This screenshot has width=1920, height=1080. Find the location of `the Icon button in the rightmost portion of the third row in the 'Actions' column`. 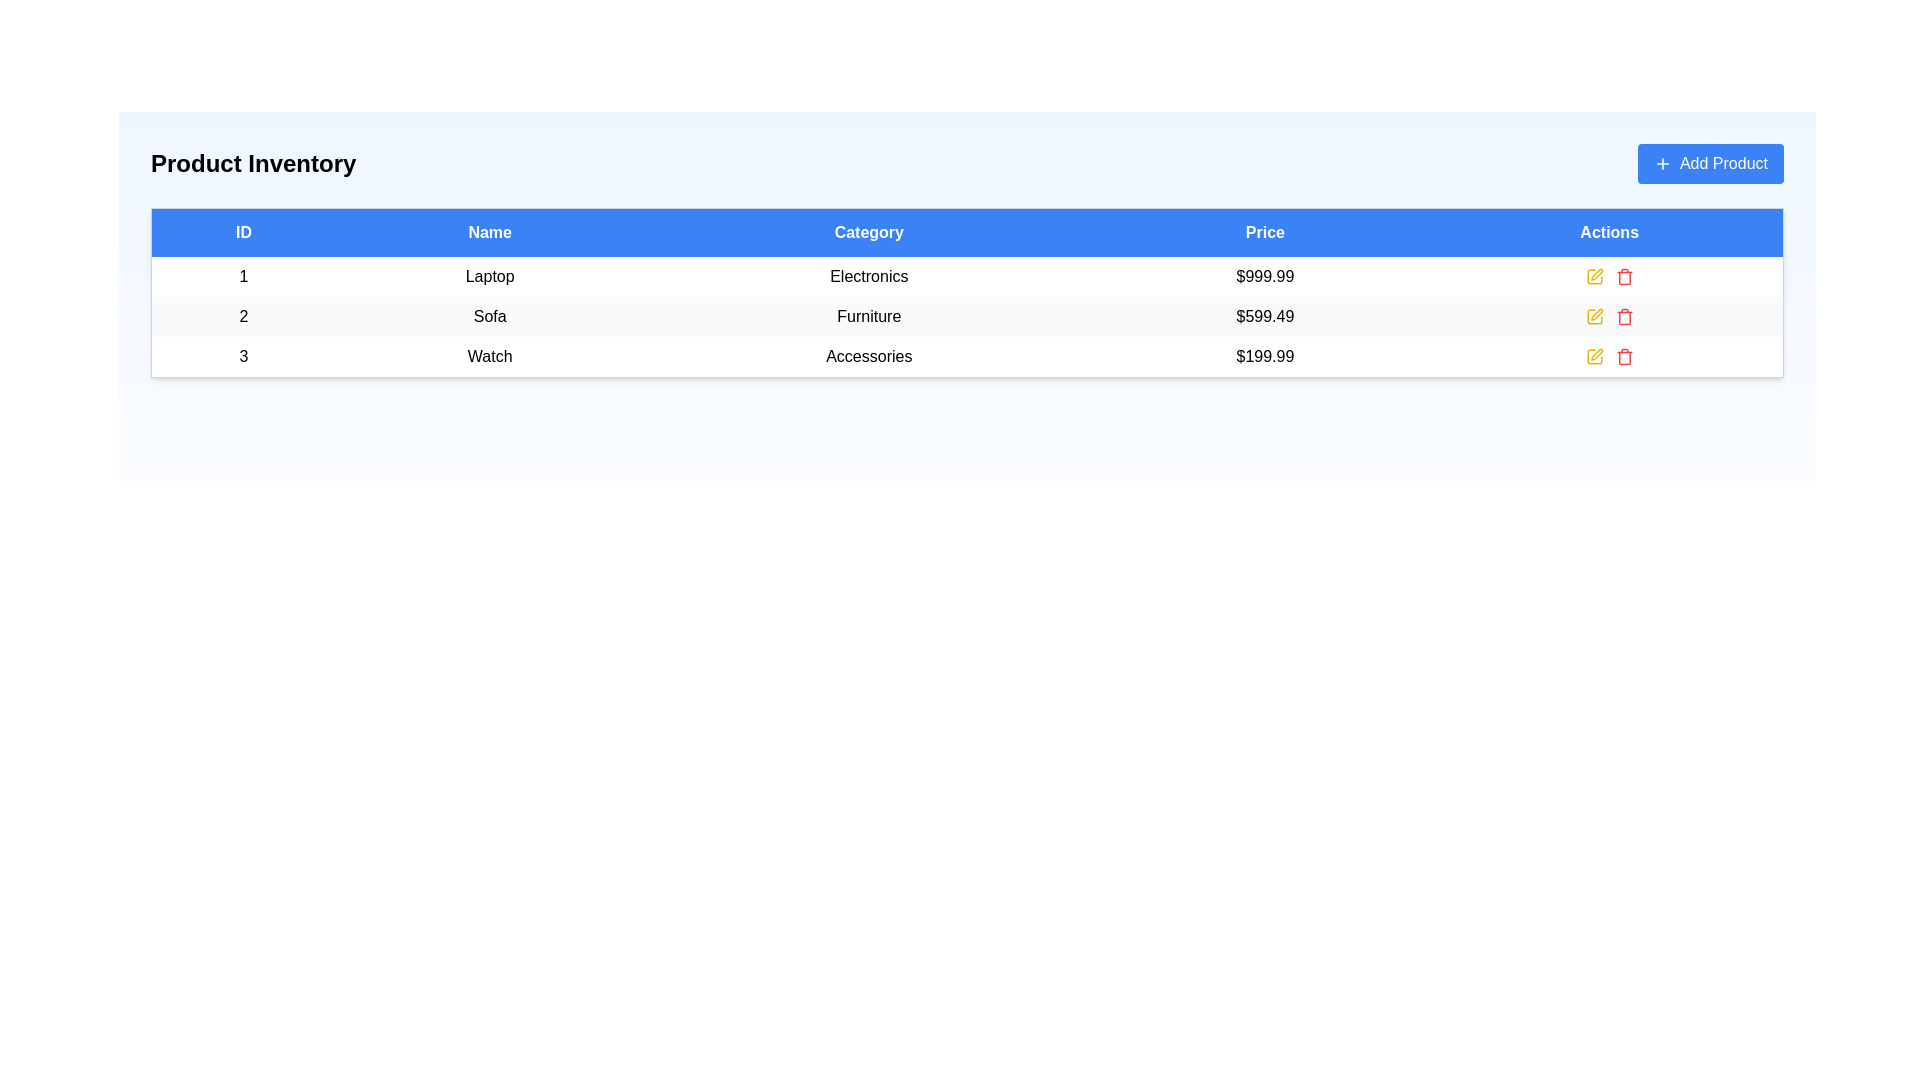

the Icon button in the rightmost portion of the third row in the 'Actions' column is located at coordinates (1595, 353).